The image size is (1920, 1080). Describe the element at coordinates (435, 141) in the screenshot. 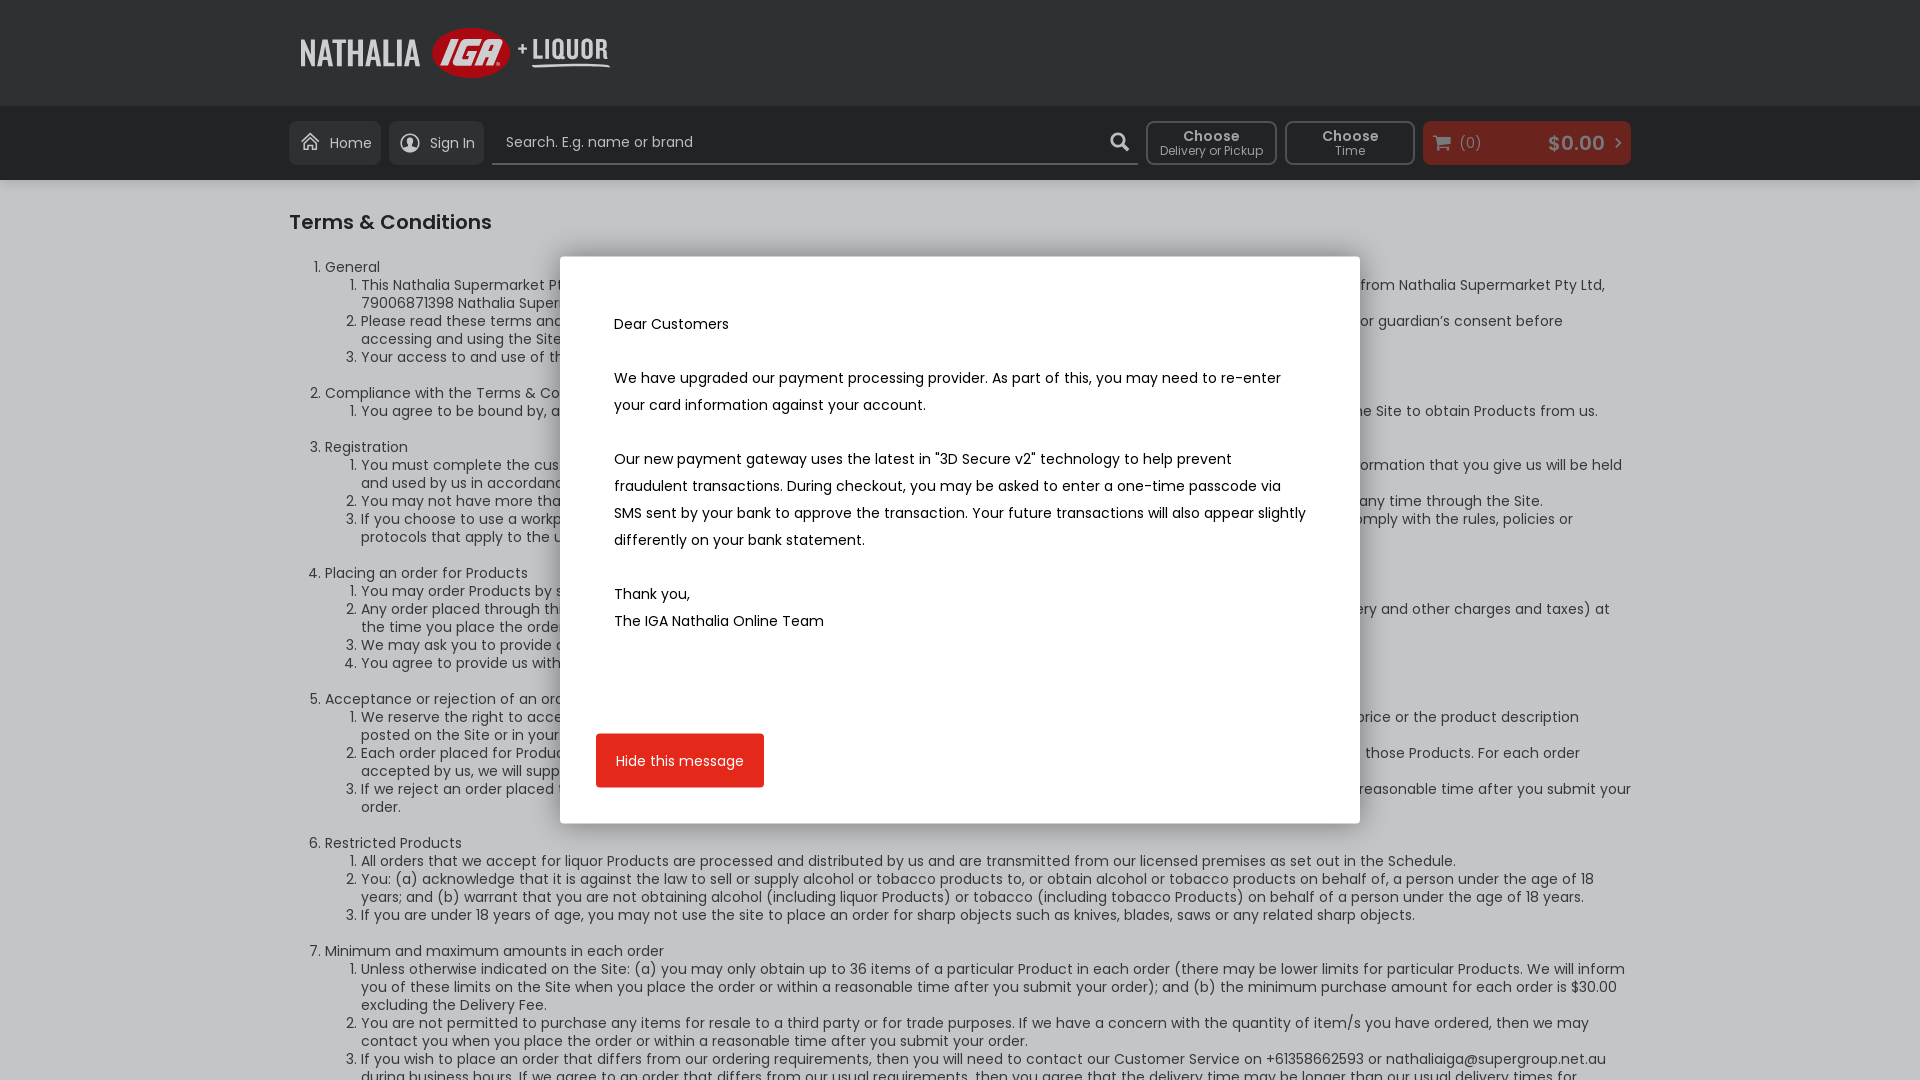

I see `'Sign In'` at that location.